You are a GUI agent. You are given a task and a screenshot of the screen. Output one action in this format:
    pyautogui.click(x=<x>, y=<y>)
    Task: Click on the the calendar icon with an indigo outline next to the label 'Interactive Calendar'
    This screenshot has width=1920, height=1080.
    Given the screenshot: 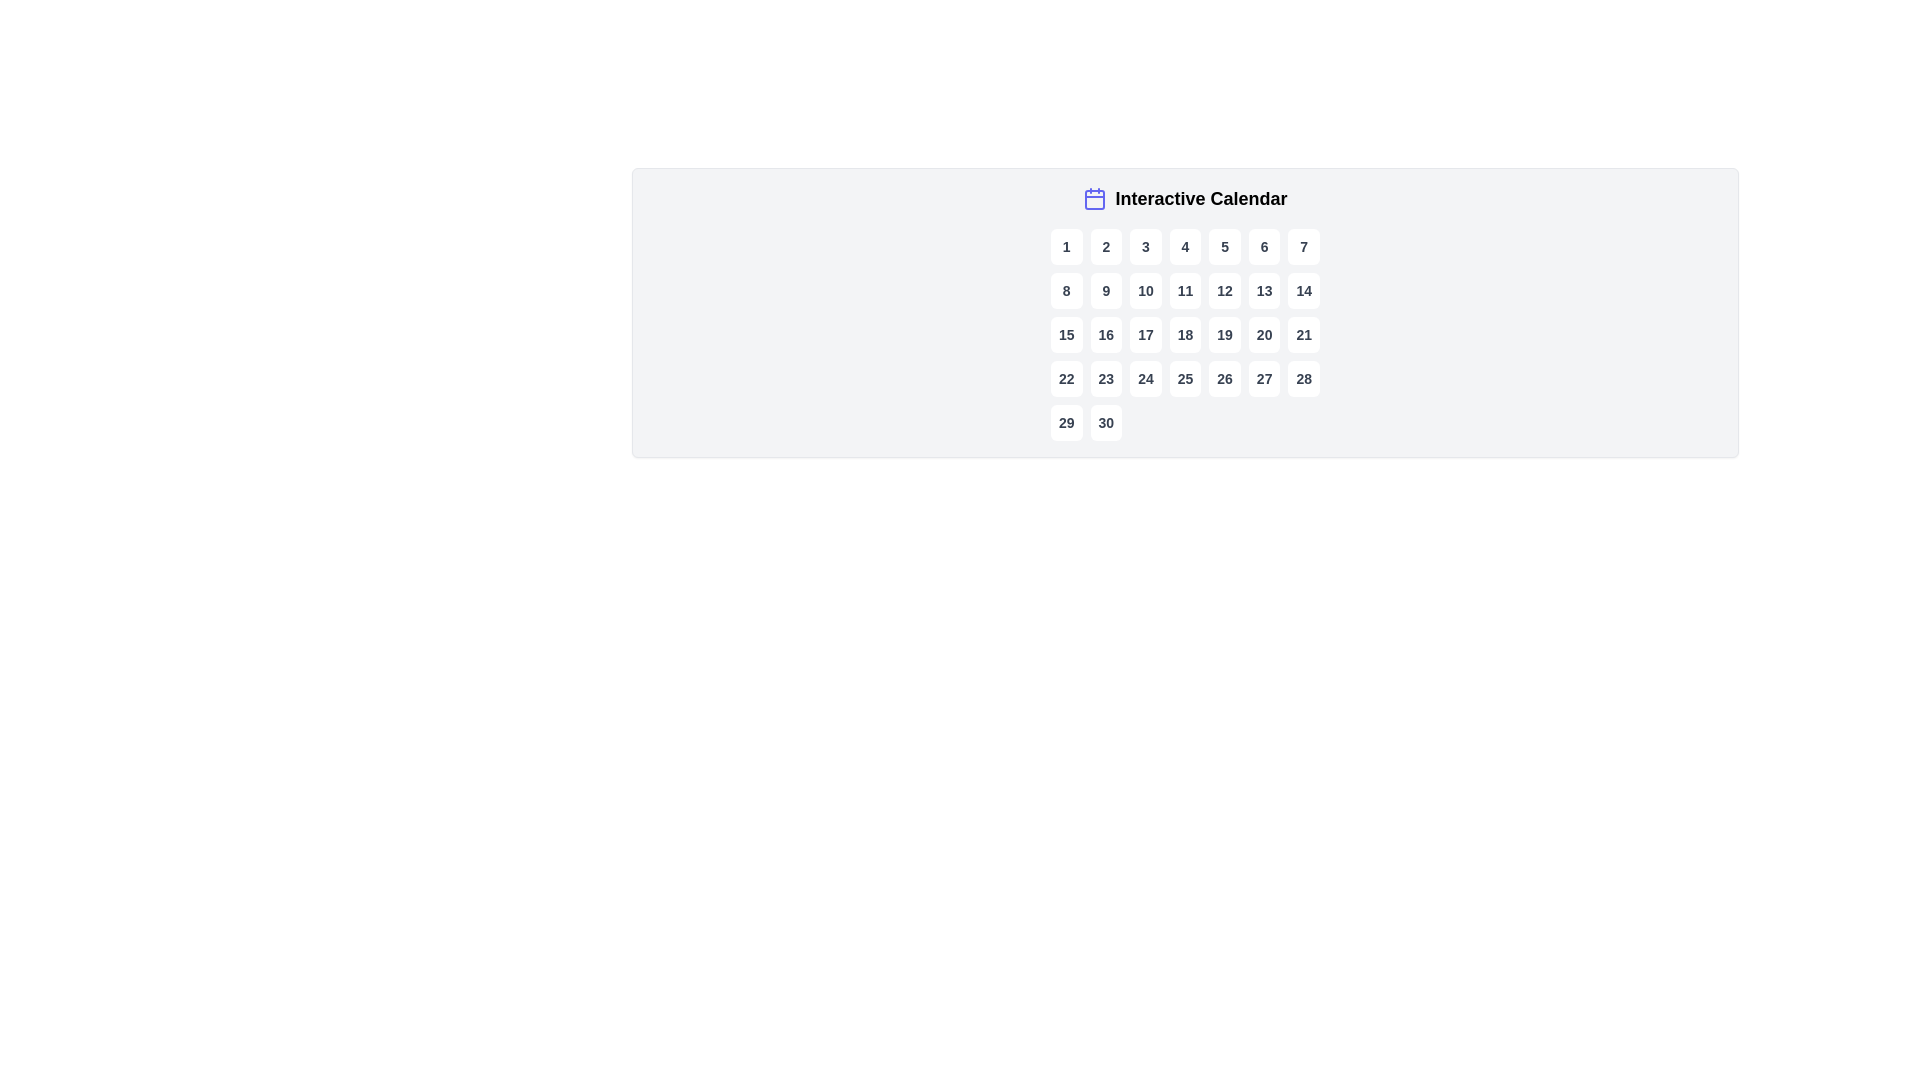 What is the action you would take?
    pyautogui.click(x=1094, y=199)
    